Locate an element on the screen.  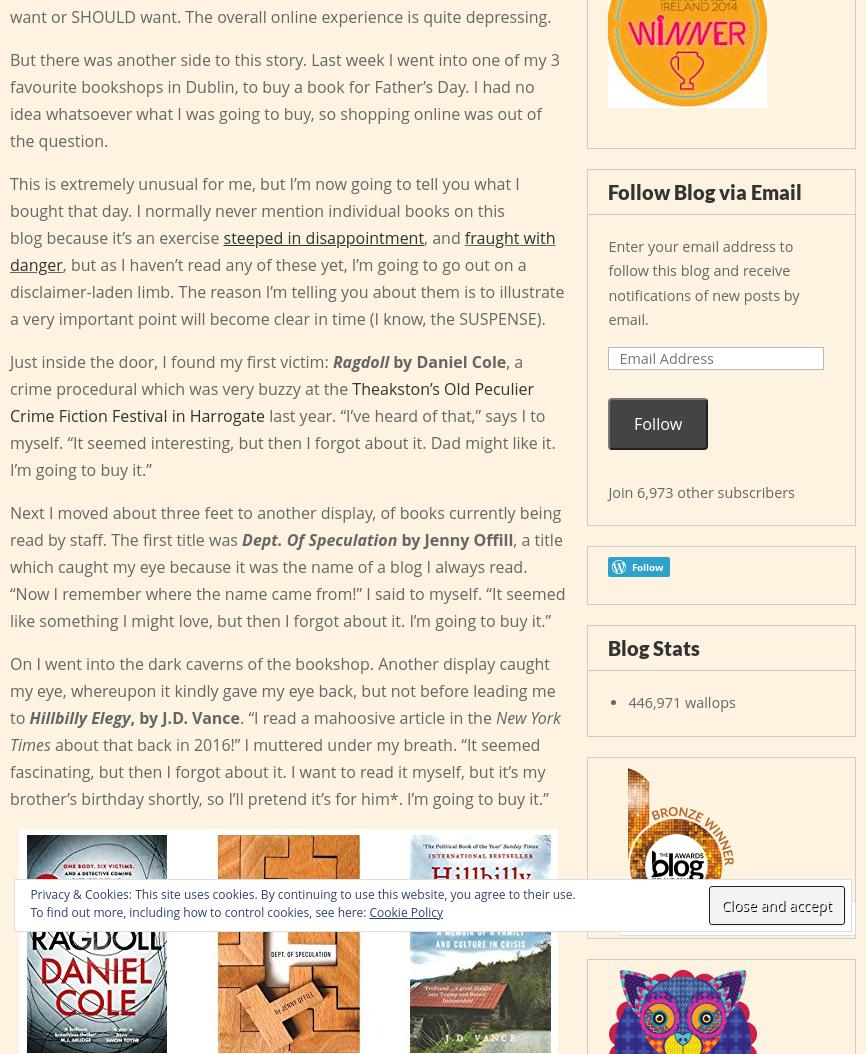
'by Jenny Offill' is located at coordinates (454, 539).